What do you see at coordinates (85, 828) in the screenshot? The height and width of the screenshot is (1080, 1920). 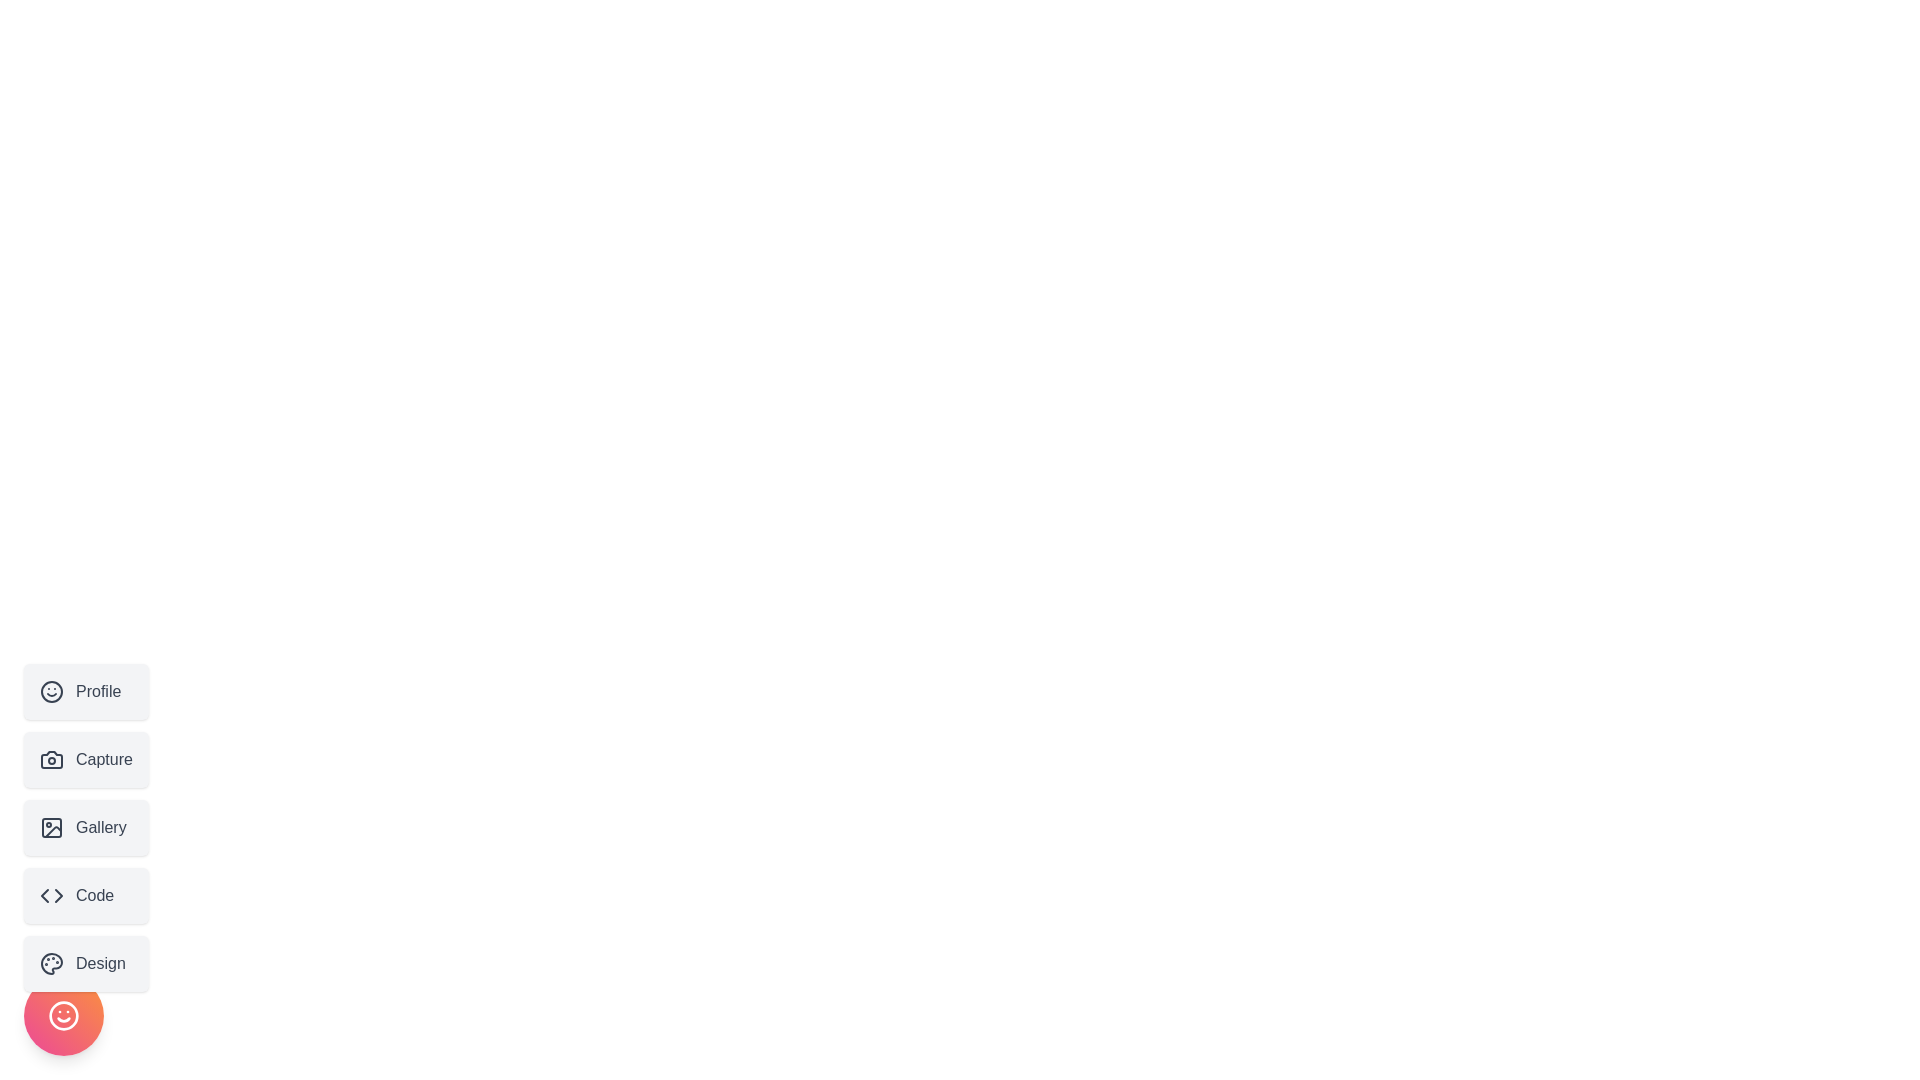 I see `the gallery navigation button located below the 'Capture' button and above the 'Code' button to observe any hover effects` at bounding box center [85, 828].